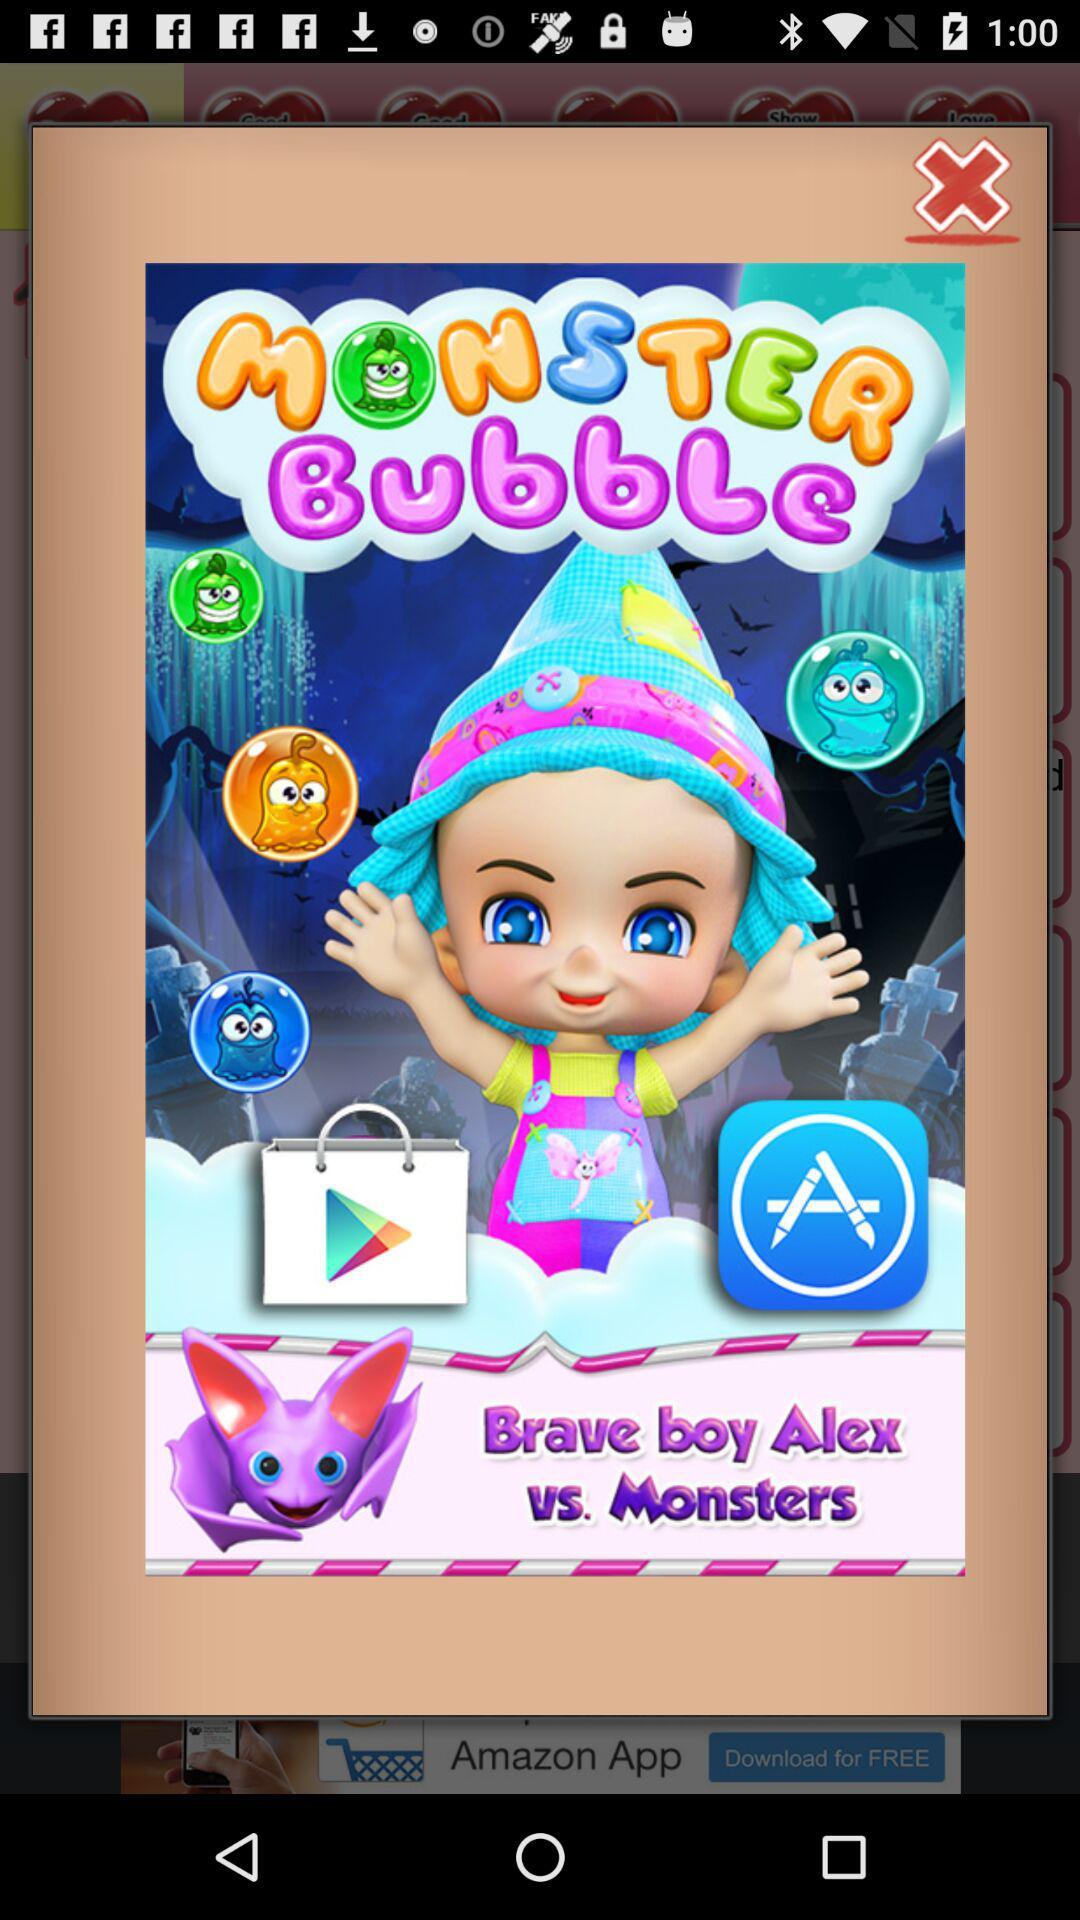 The width and height of the screenshot is (1080, 1920). Describe the element at coordinates (555, 918) in the screenshot. I see `click on advertisement` at that location.